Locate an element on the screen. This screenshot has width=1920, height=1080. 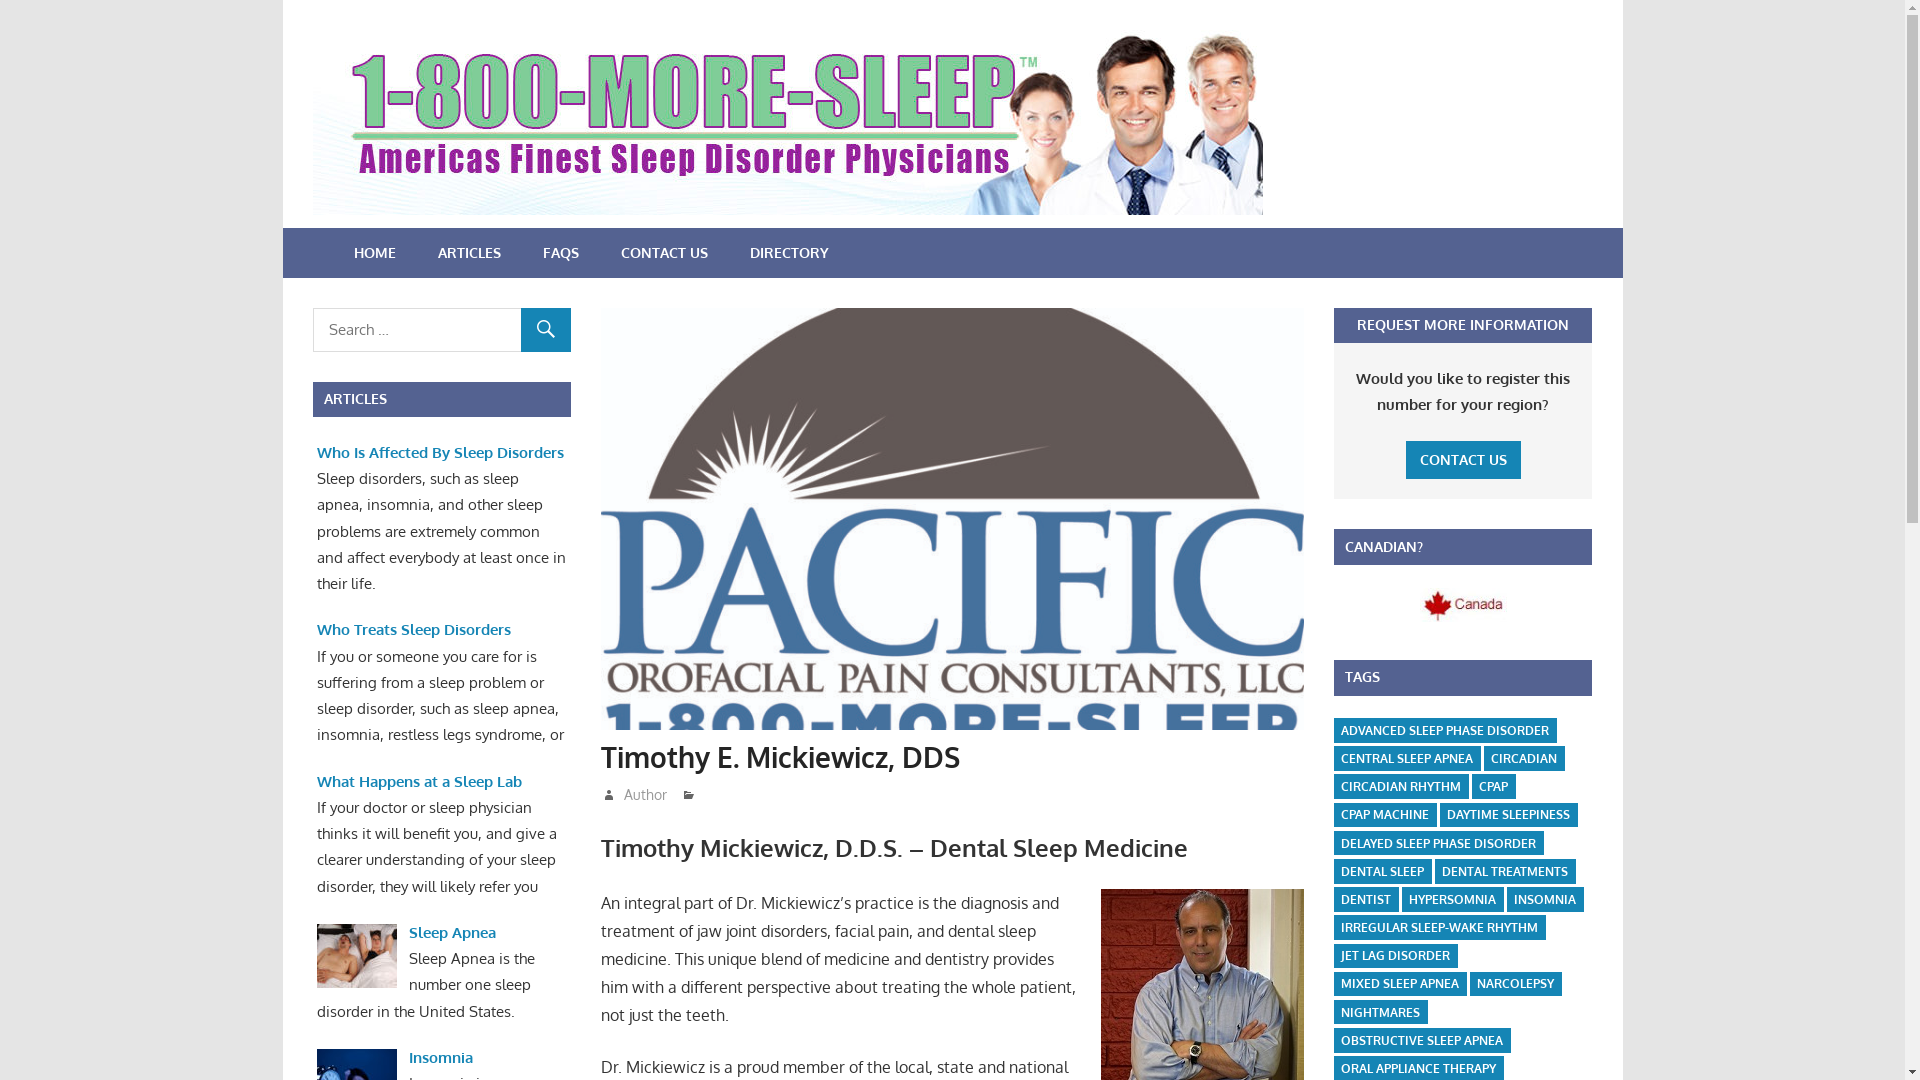
'IRREGULAR SLEEP-WAKE RHYTHM' is located at coordinates (1334, 927).